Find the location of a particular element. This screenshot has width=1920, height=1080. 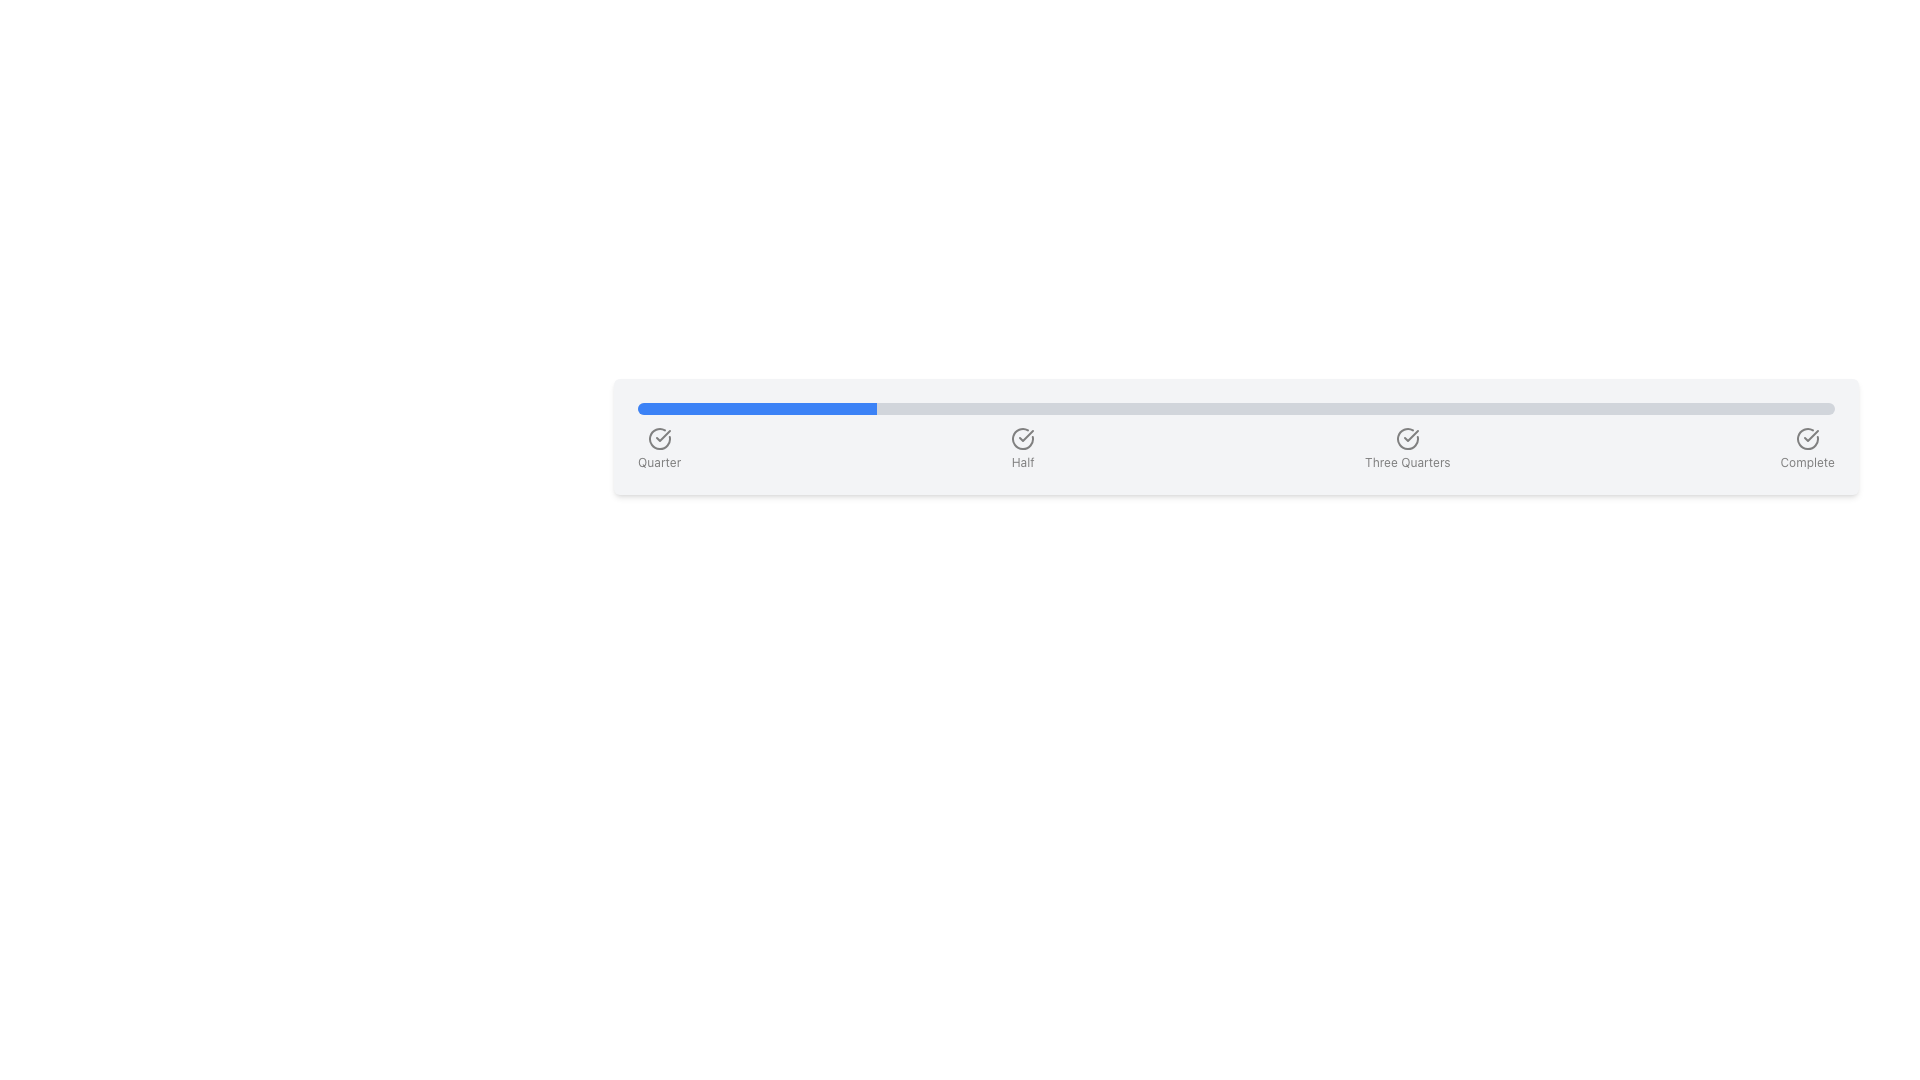

the second progress indicator, which features a circular checkmark symbol and the label 'Half', located in the gray-themed horizontal progress bar is located at coordinates (1023, 447).